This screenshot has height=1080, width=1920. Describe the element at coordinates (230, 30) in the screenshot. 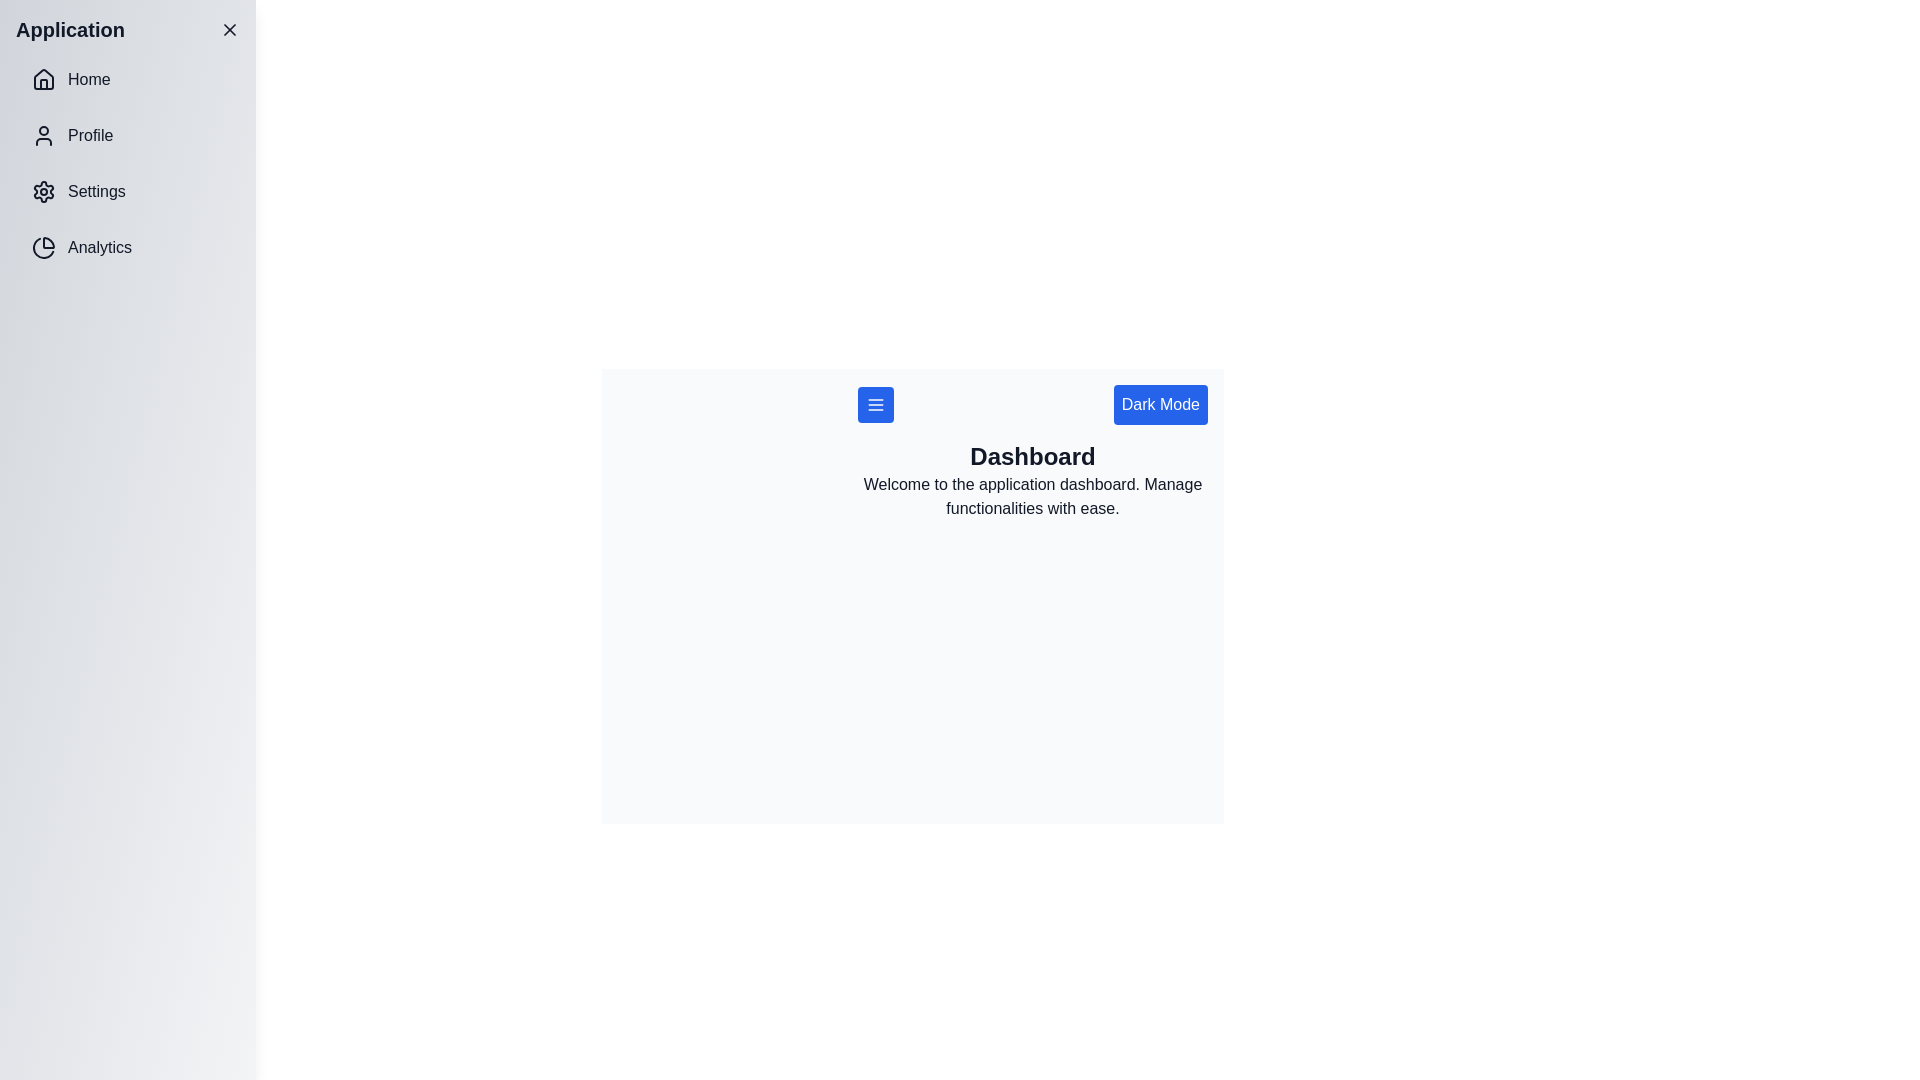

I see `the decorative line segment of the close icon located in the top portion of the sidebar panel, to the right of the word 'Application'` at that location.